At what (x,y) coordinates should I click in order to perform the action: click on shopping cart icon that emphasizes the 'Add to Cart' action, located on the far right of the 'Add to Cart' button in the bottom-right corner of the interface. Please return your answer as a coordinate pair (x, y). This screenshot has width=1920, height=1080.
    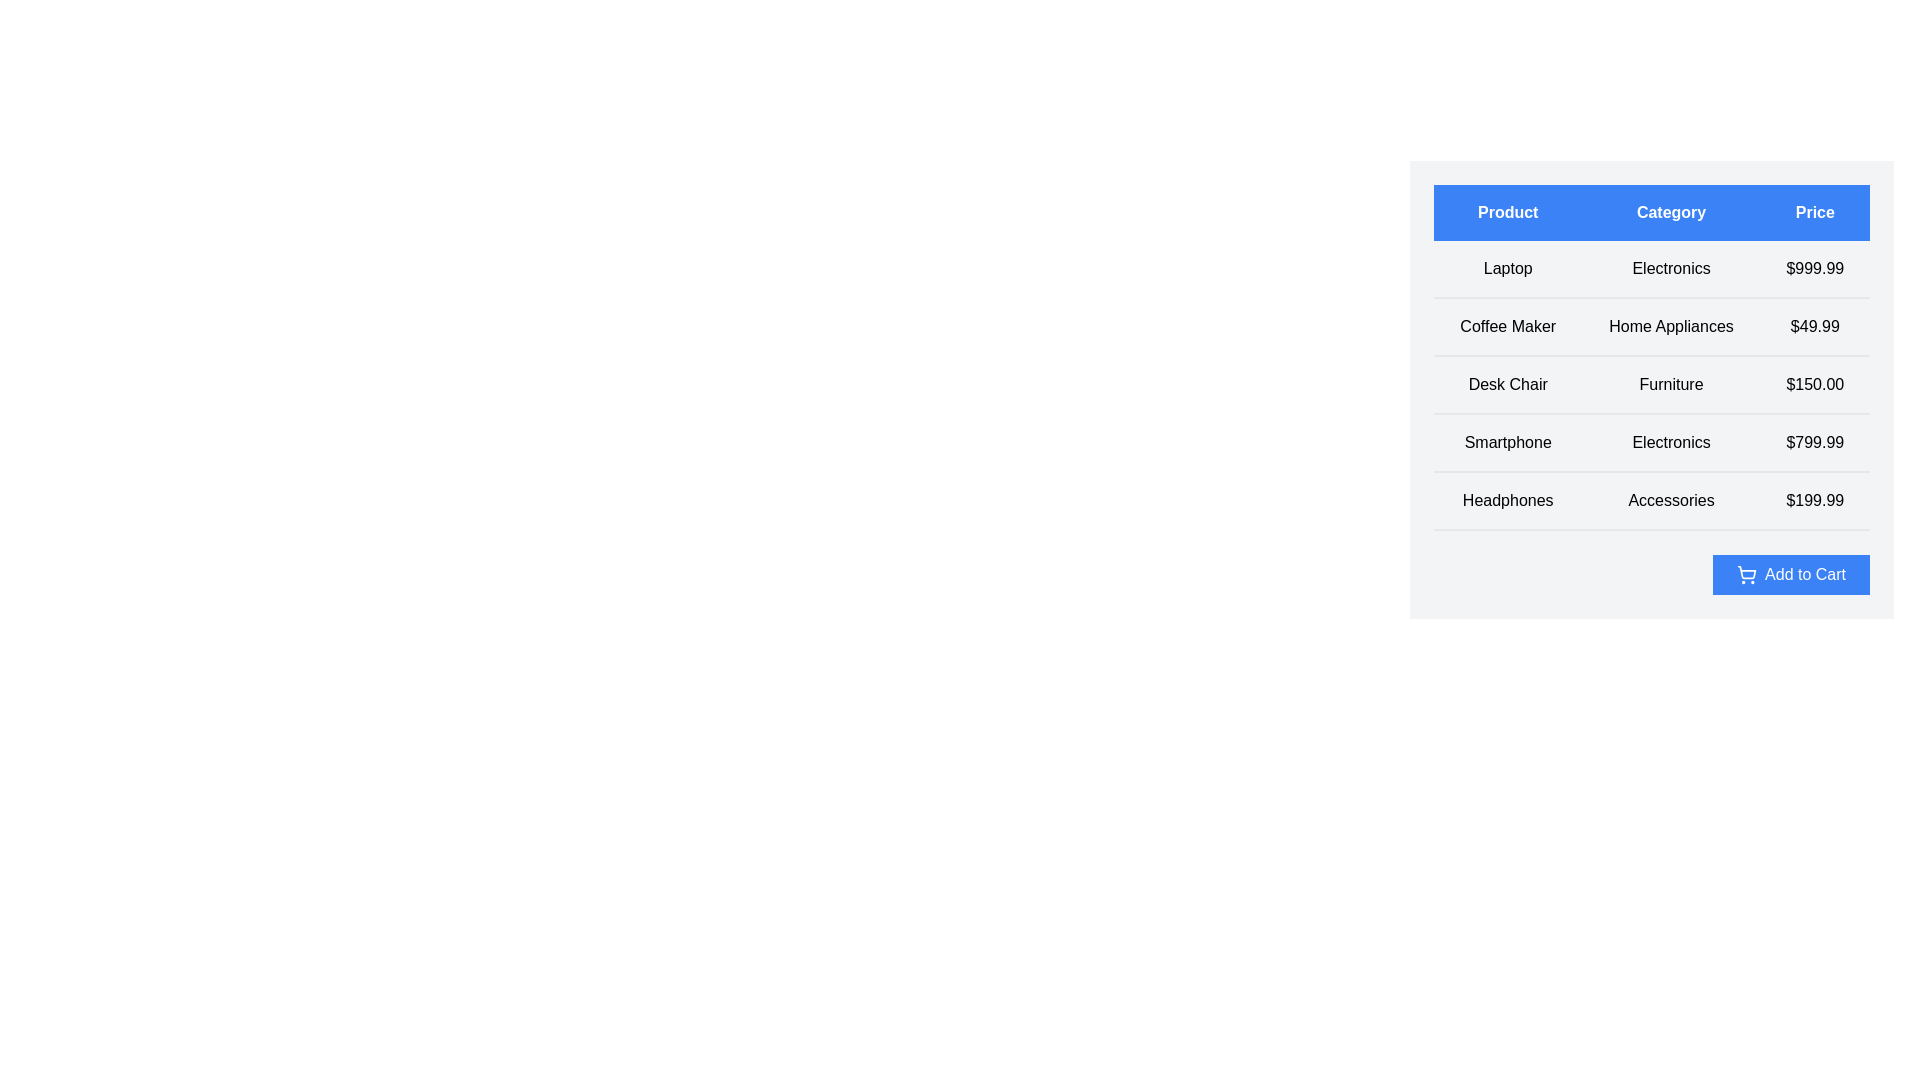
    Looking at the image, I should click on (1746, 574).